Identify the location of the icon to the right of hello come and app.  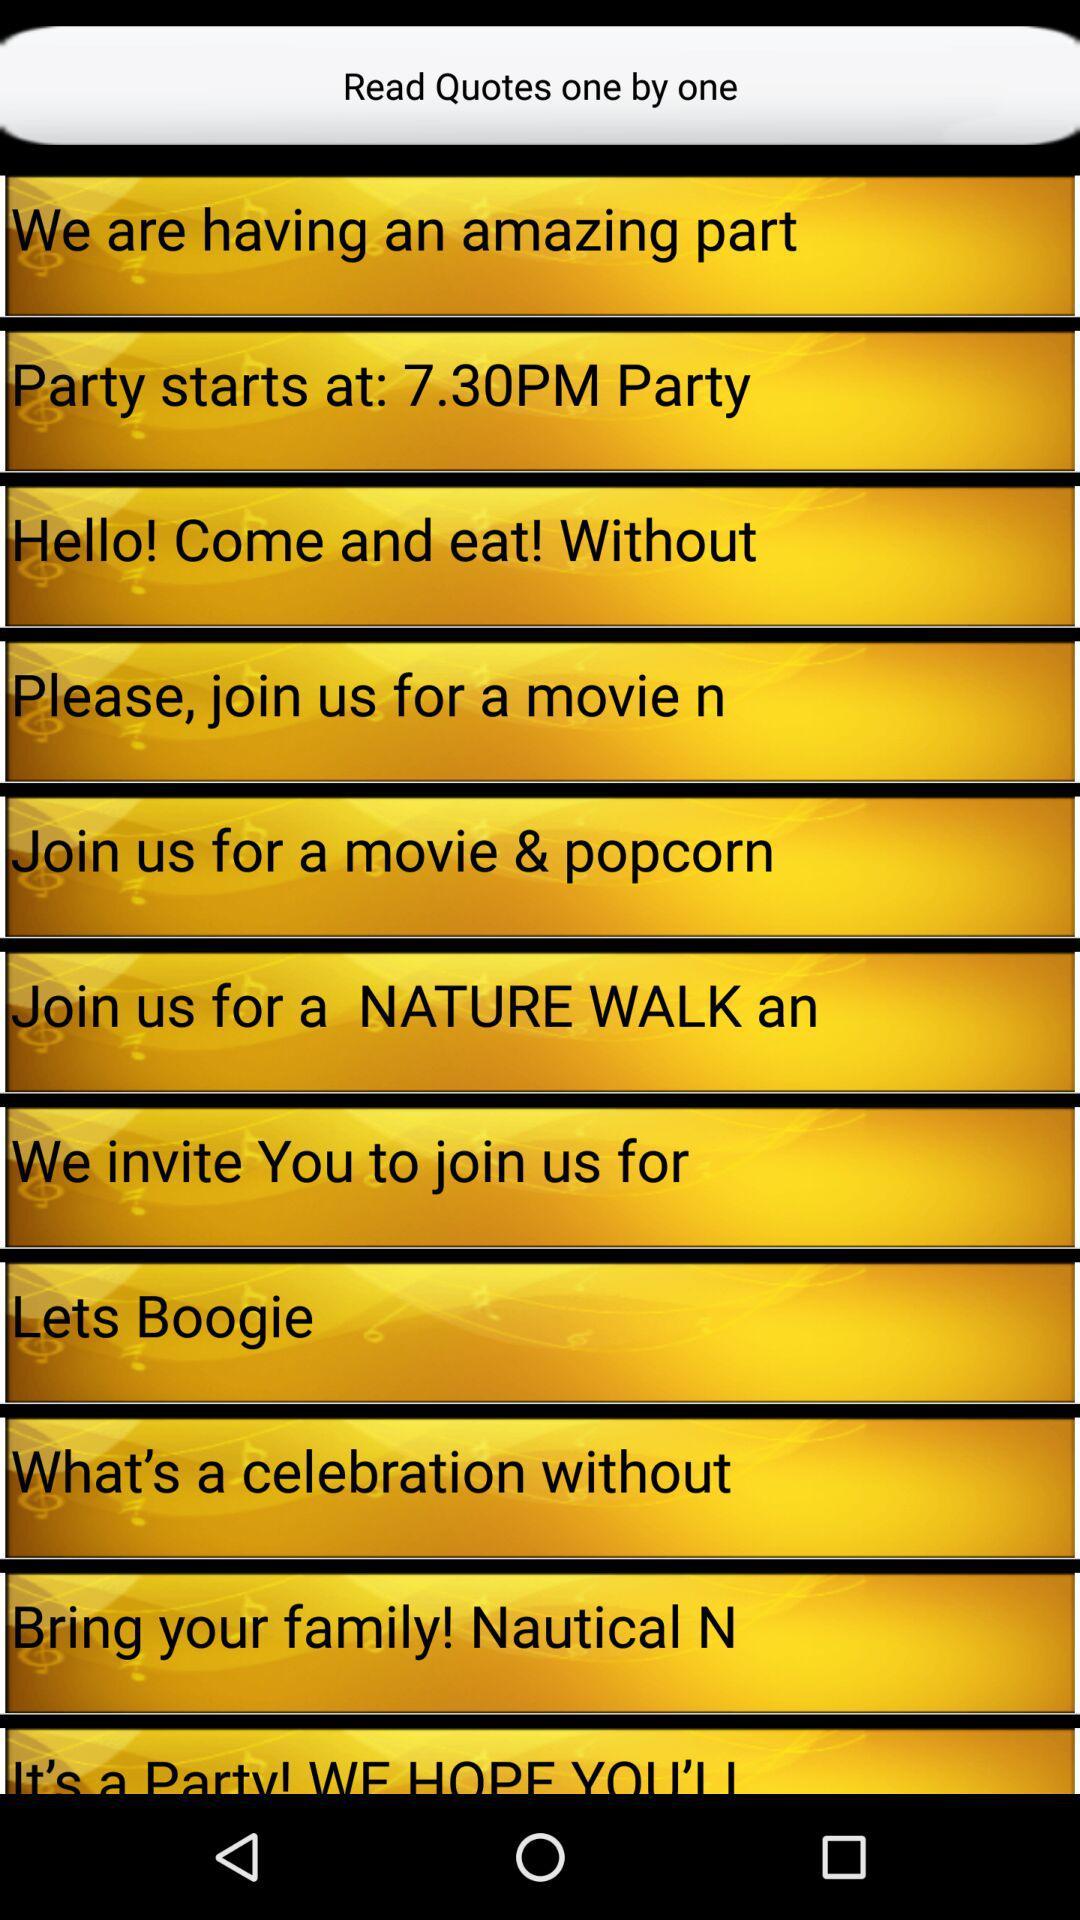
(1076, 556).